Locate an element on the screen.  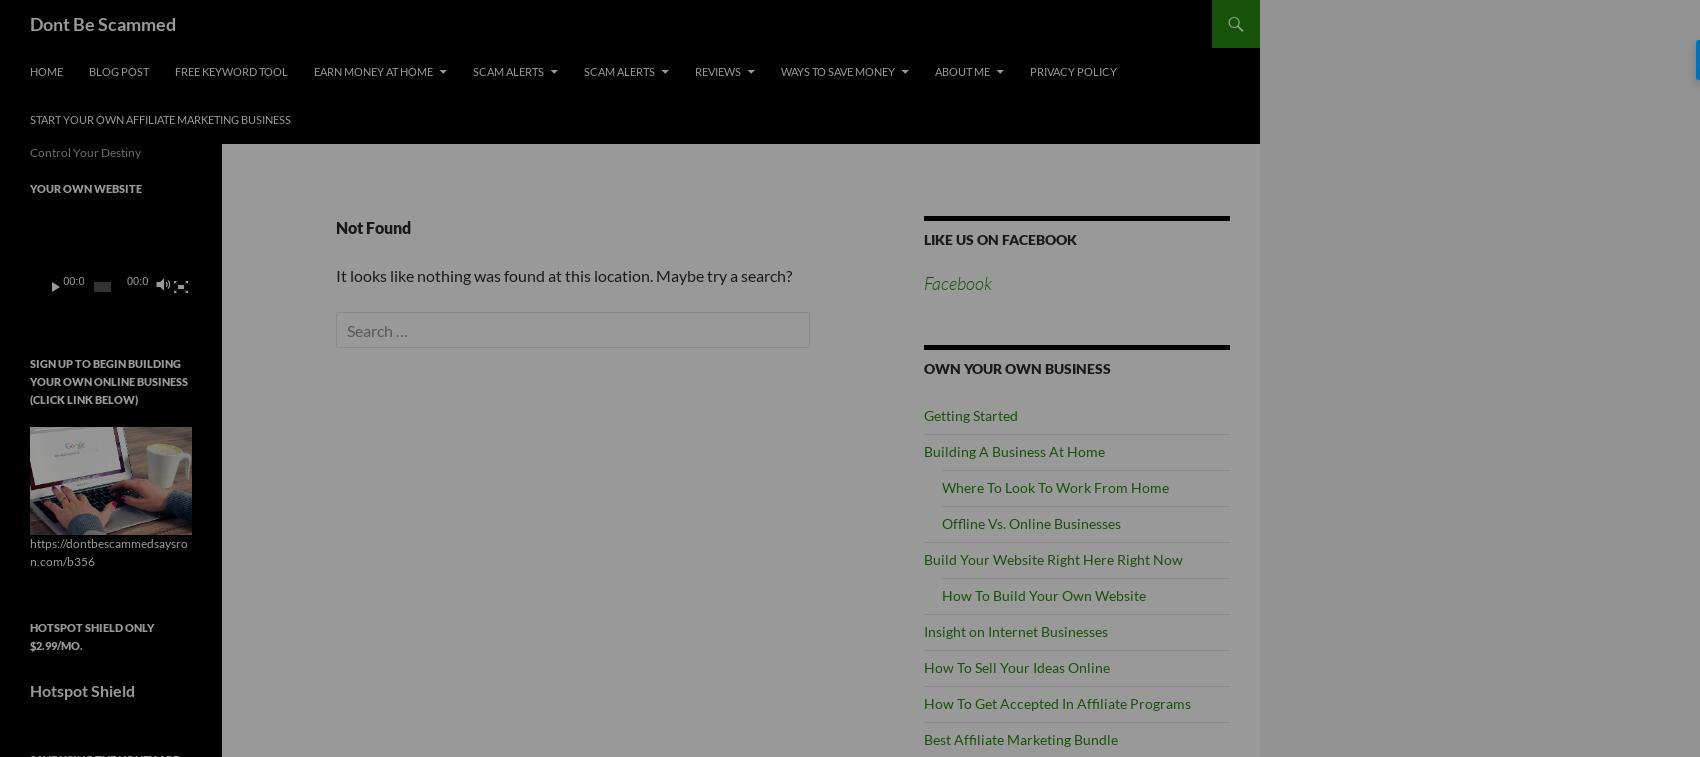
'https://dontbescammedsaysron.com/b356' is located at coordinates (107, 551).